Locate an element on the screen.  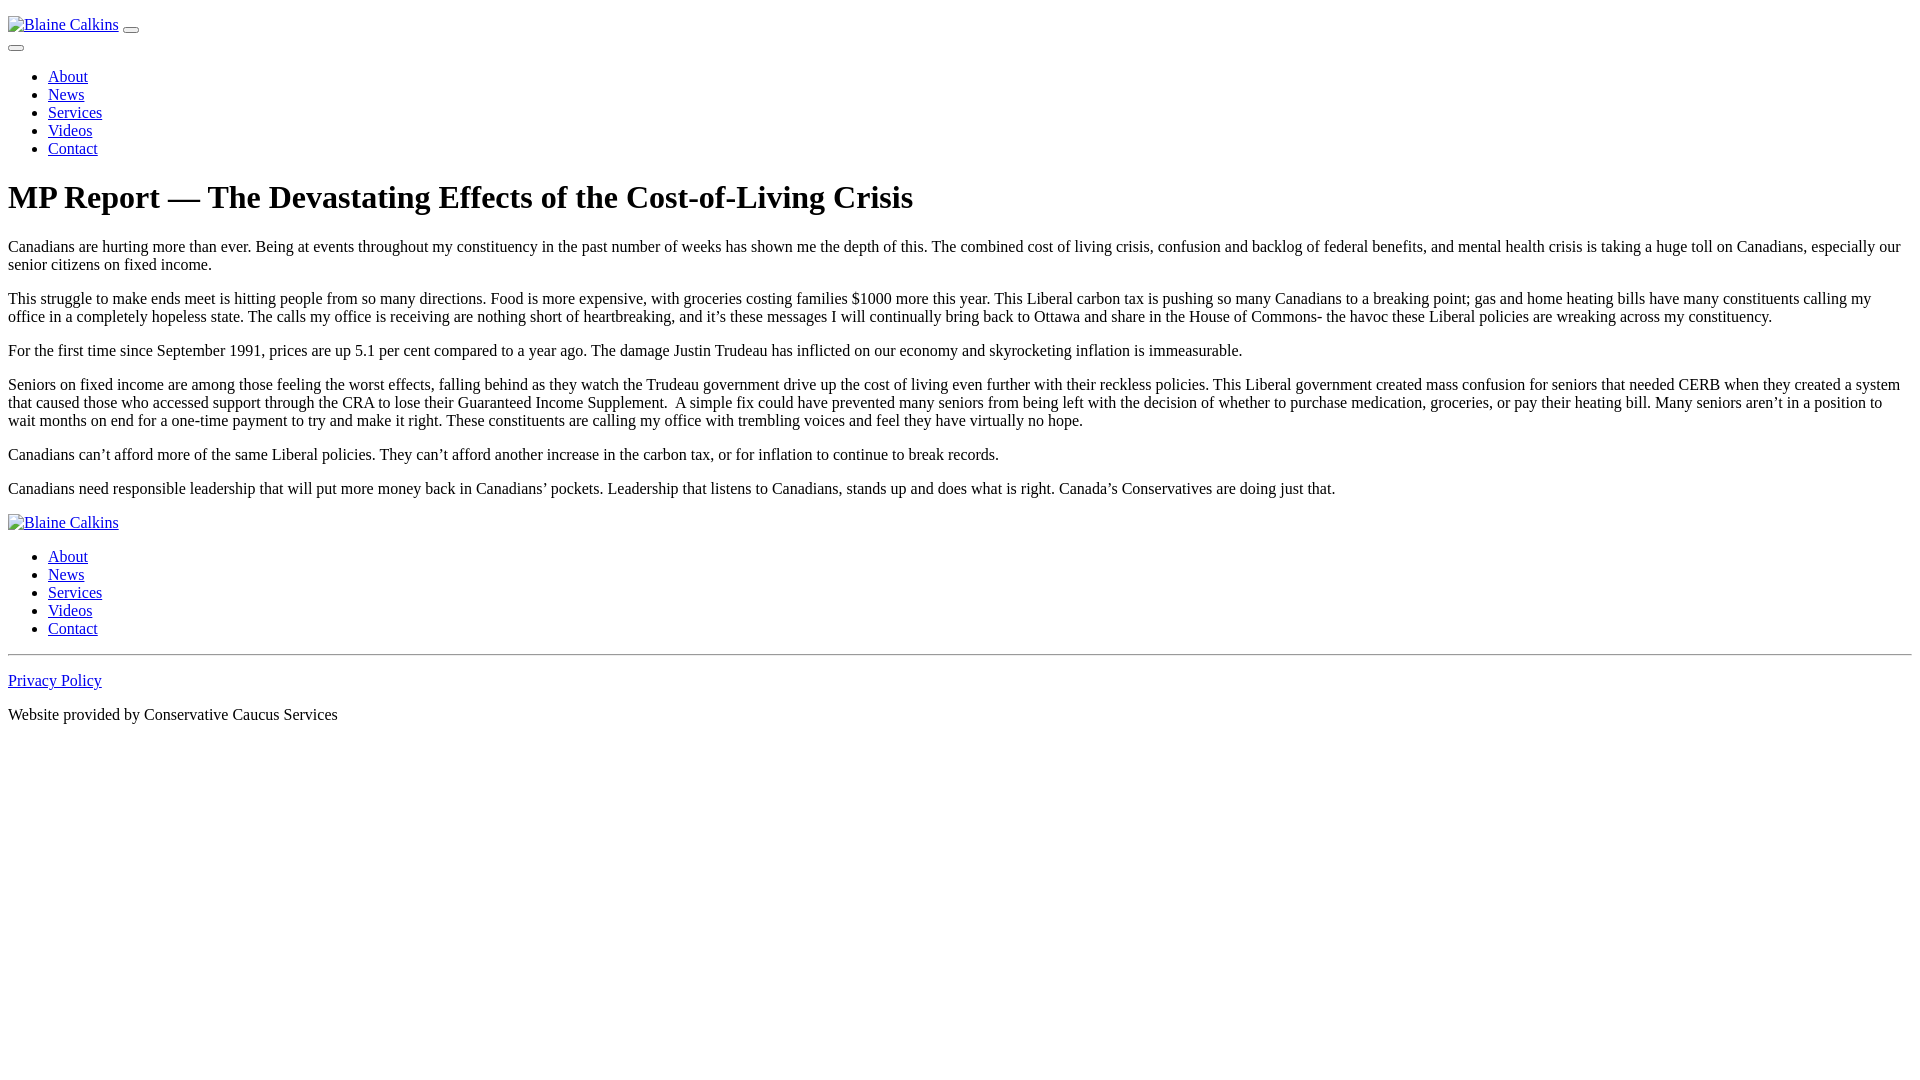
'About' is located at coordinates (67, 75).